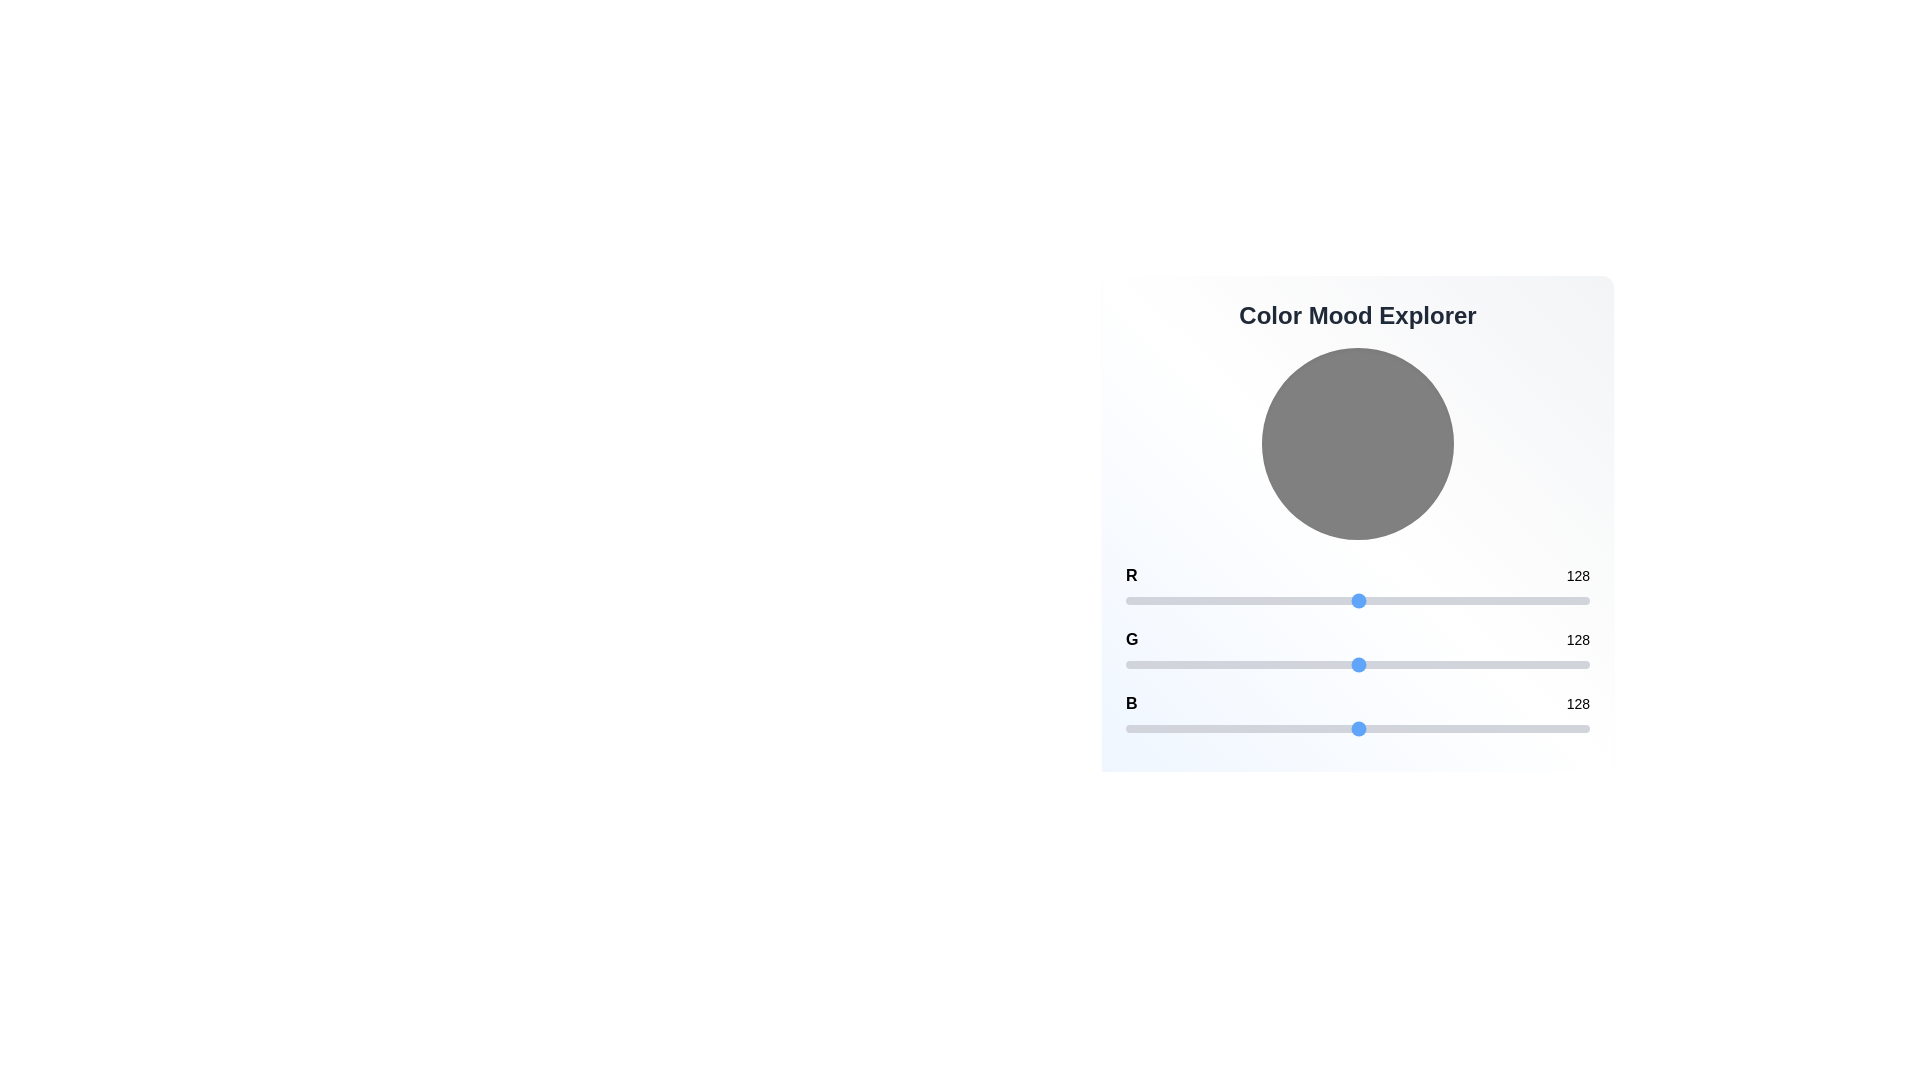  I want to click on the 1 slider to set its value to 215, so click(1517, 664).